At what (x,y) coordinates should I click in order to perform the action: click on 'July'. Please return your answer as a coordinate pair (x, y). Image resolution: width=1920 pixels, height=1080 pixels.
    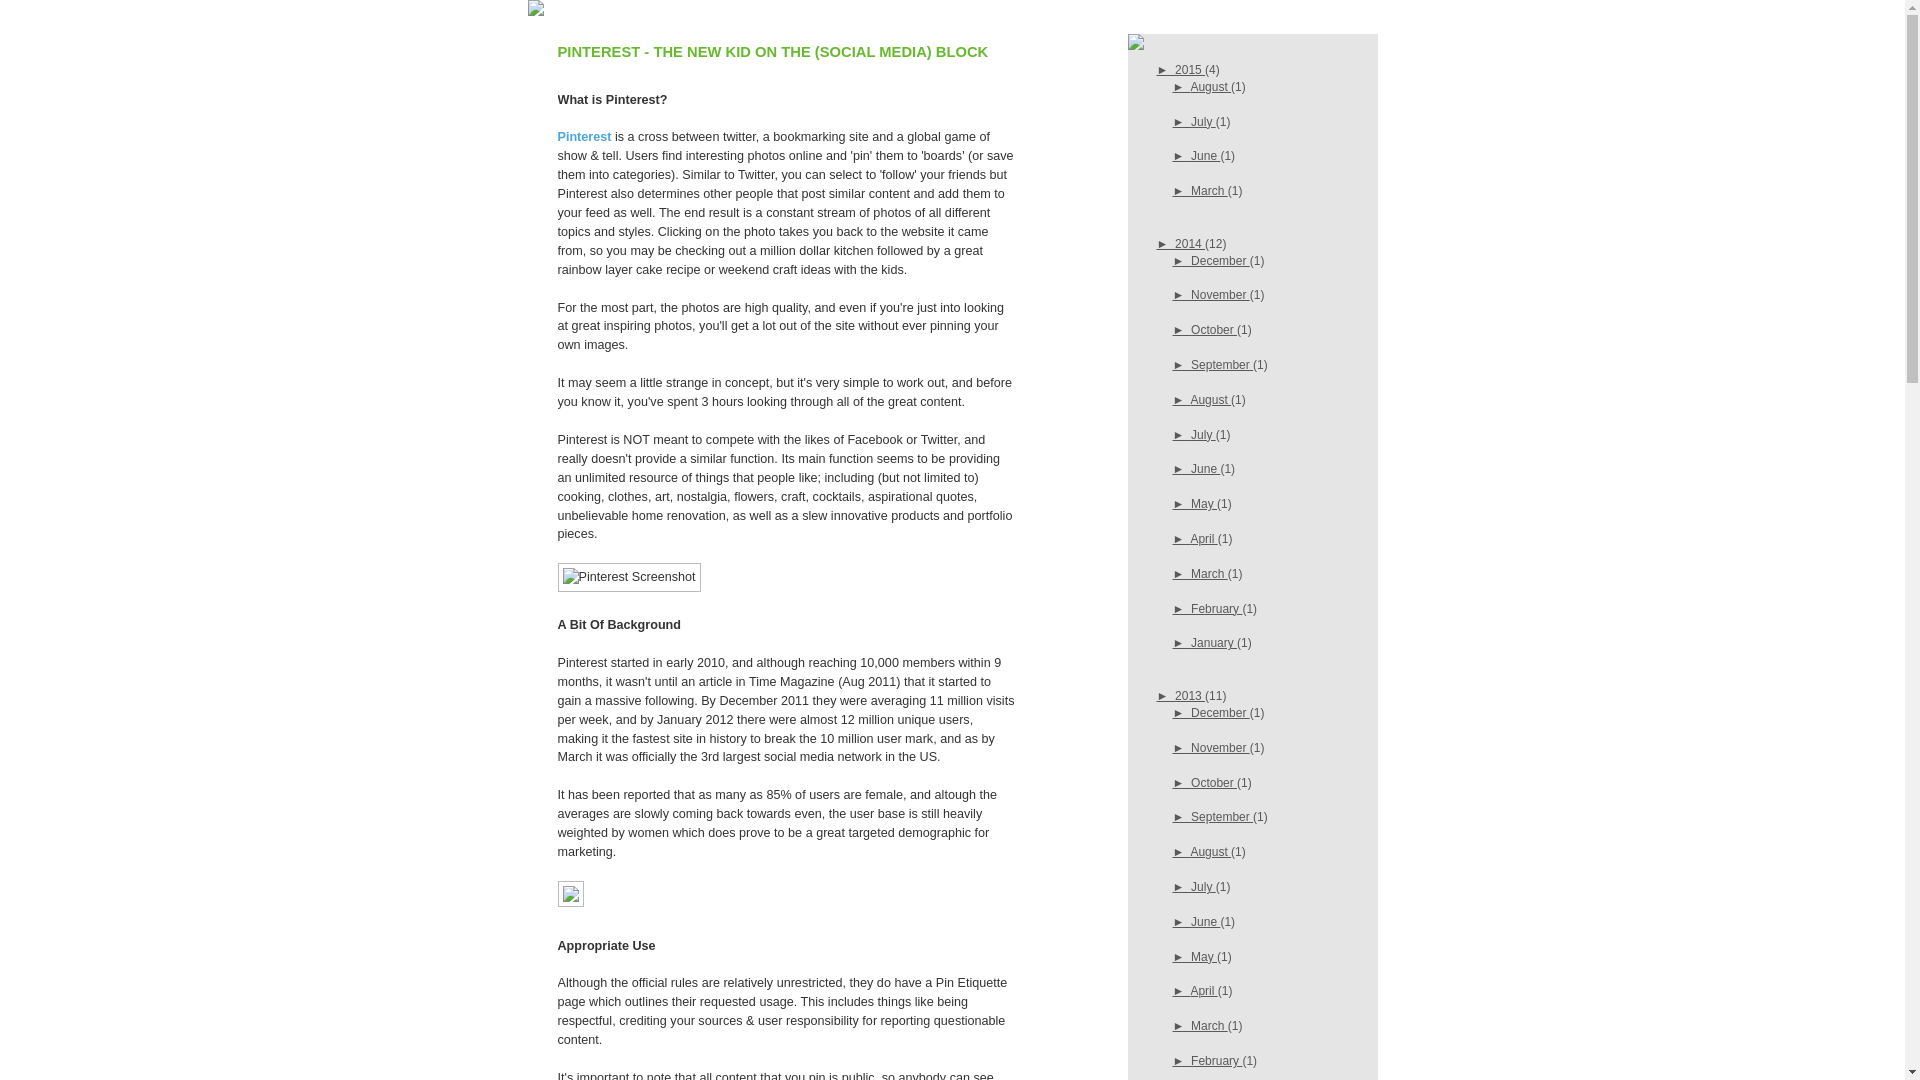
    Looking at the image, I should click on (1202, 120).